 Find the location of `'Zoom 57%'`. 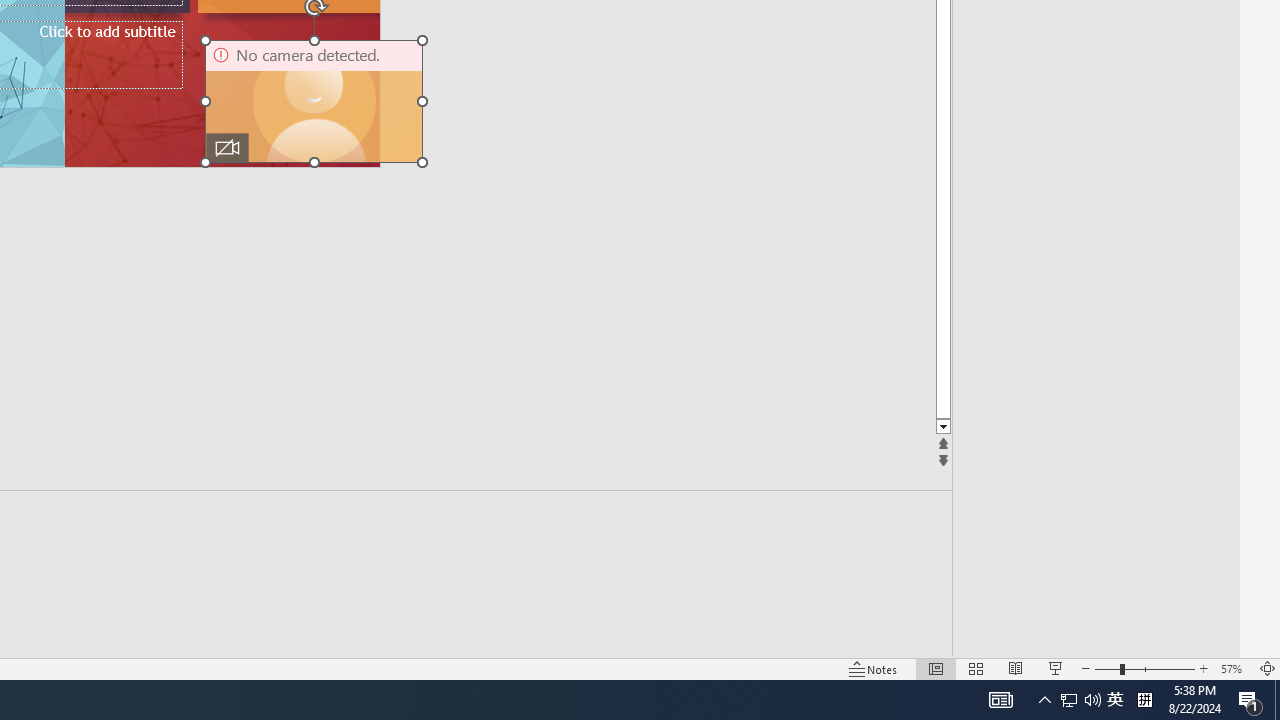

'Zoom 57%' is located at coordinates (1233, 669).